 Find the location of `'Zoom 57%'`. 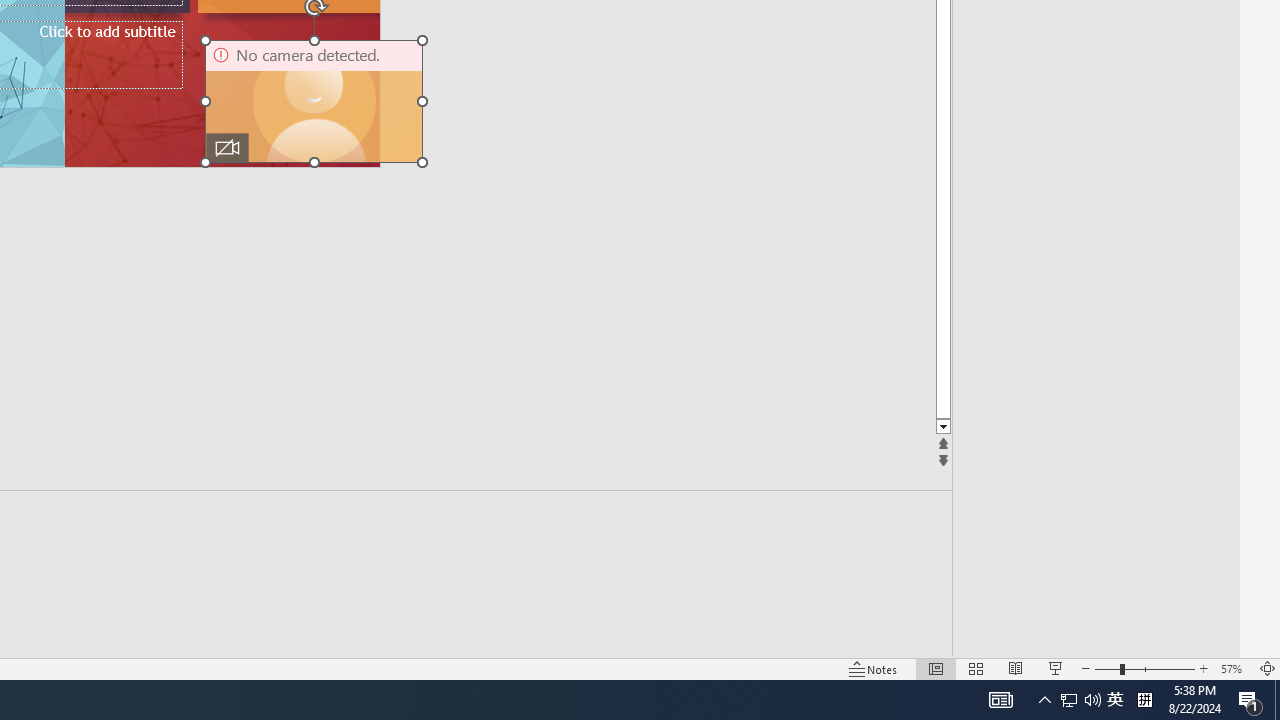

'Zoom 57%' is located at coordinates (1233, 669).